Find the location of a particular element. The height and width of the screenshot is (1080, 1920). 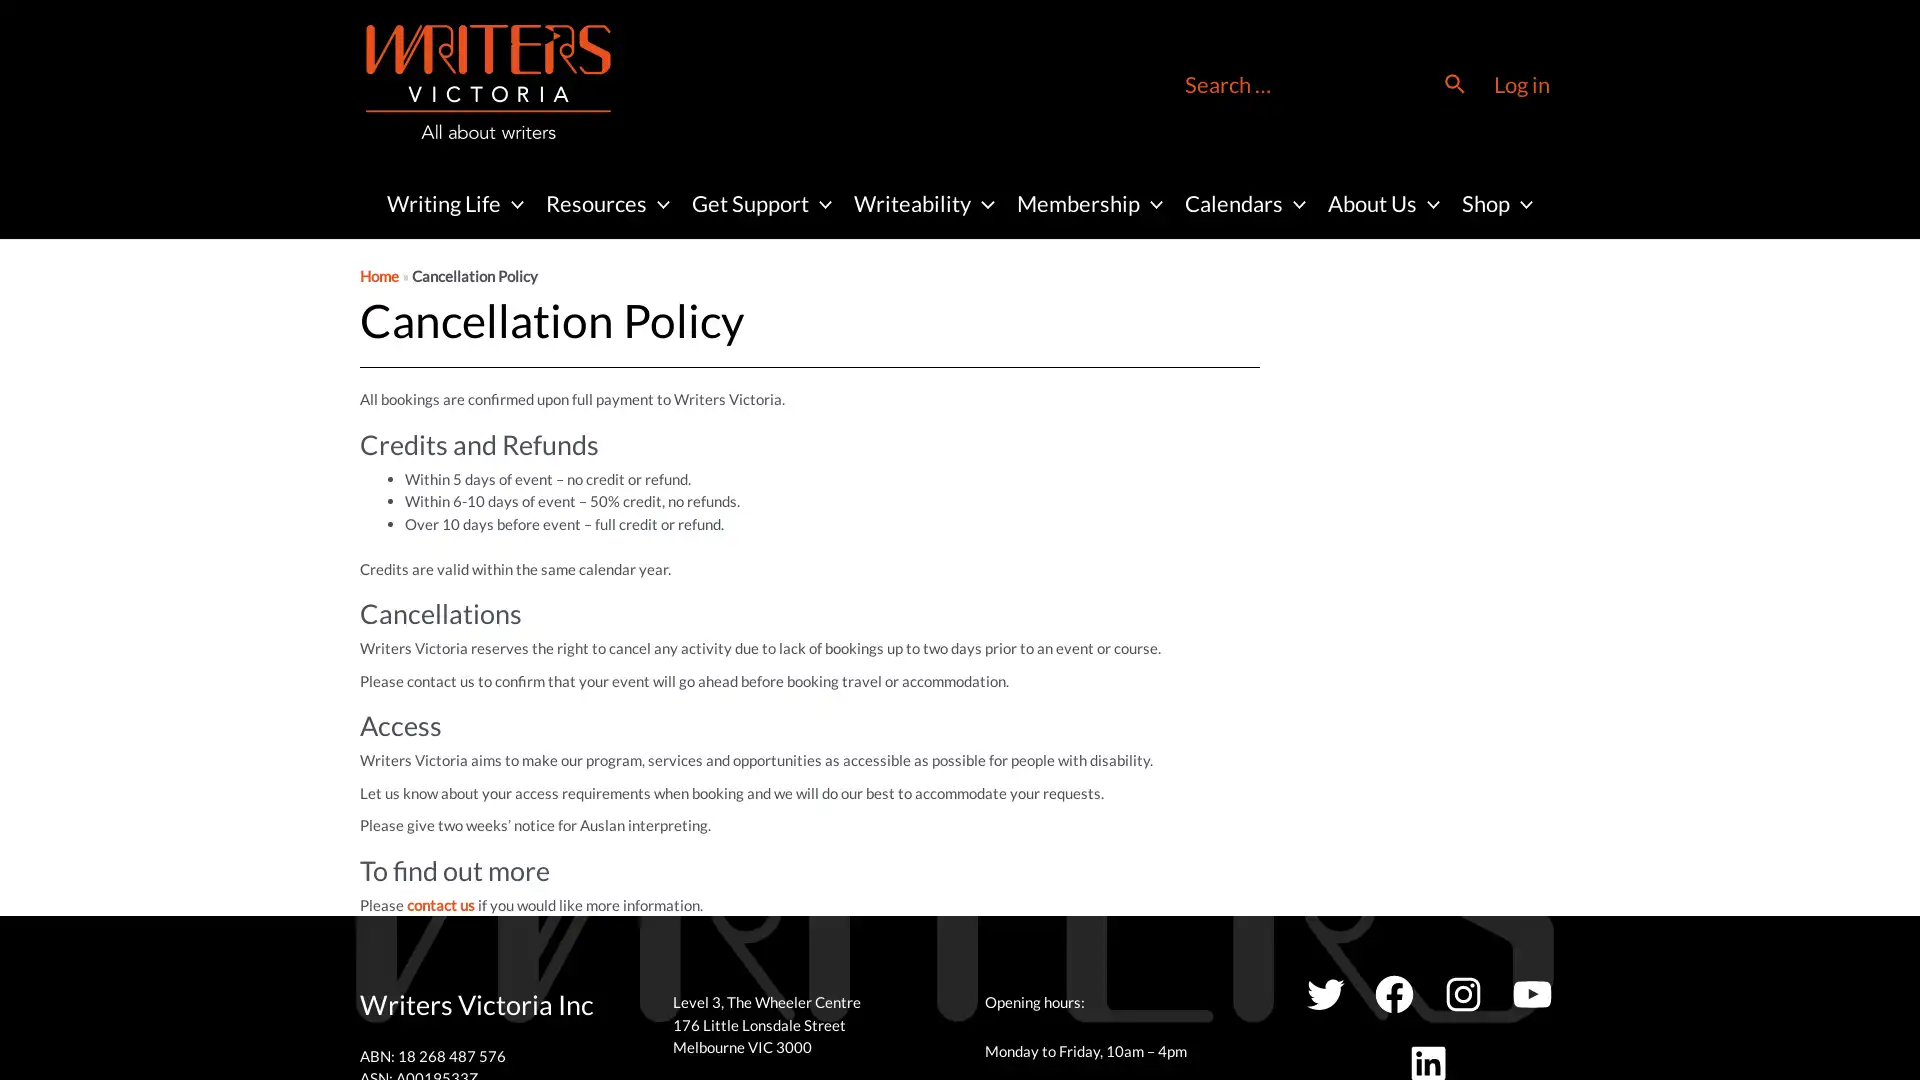

Search is located at coordinates (1455, 83).